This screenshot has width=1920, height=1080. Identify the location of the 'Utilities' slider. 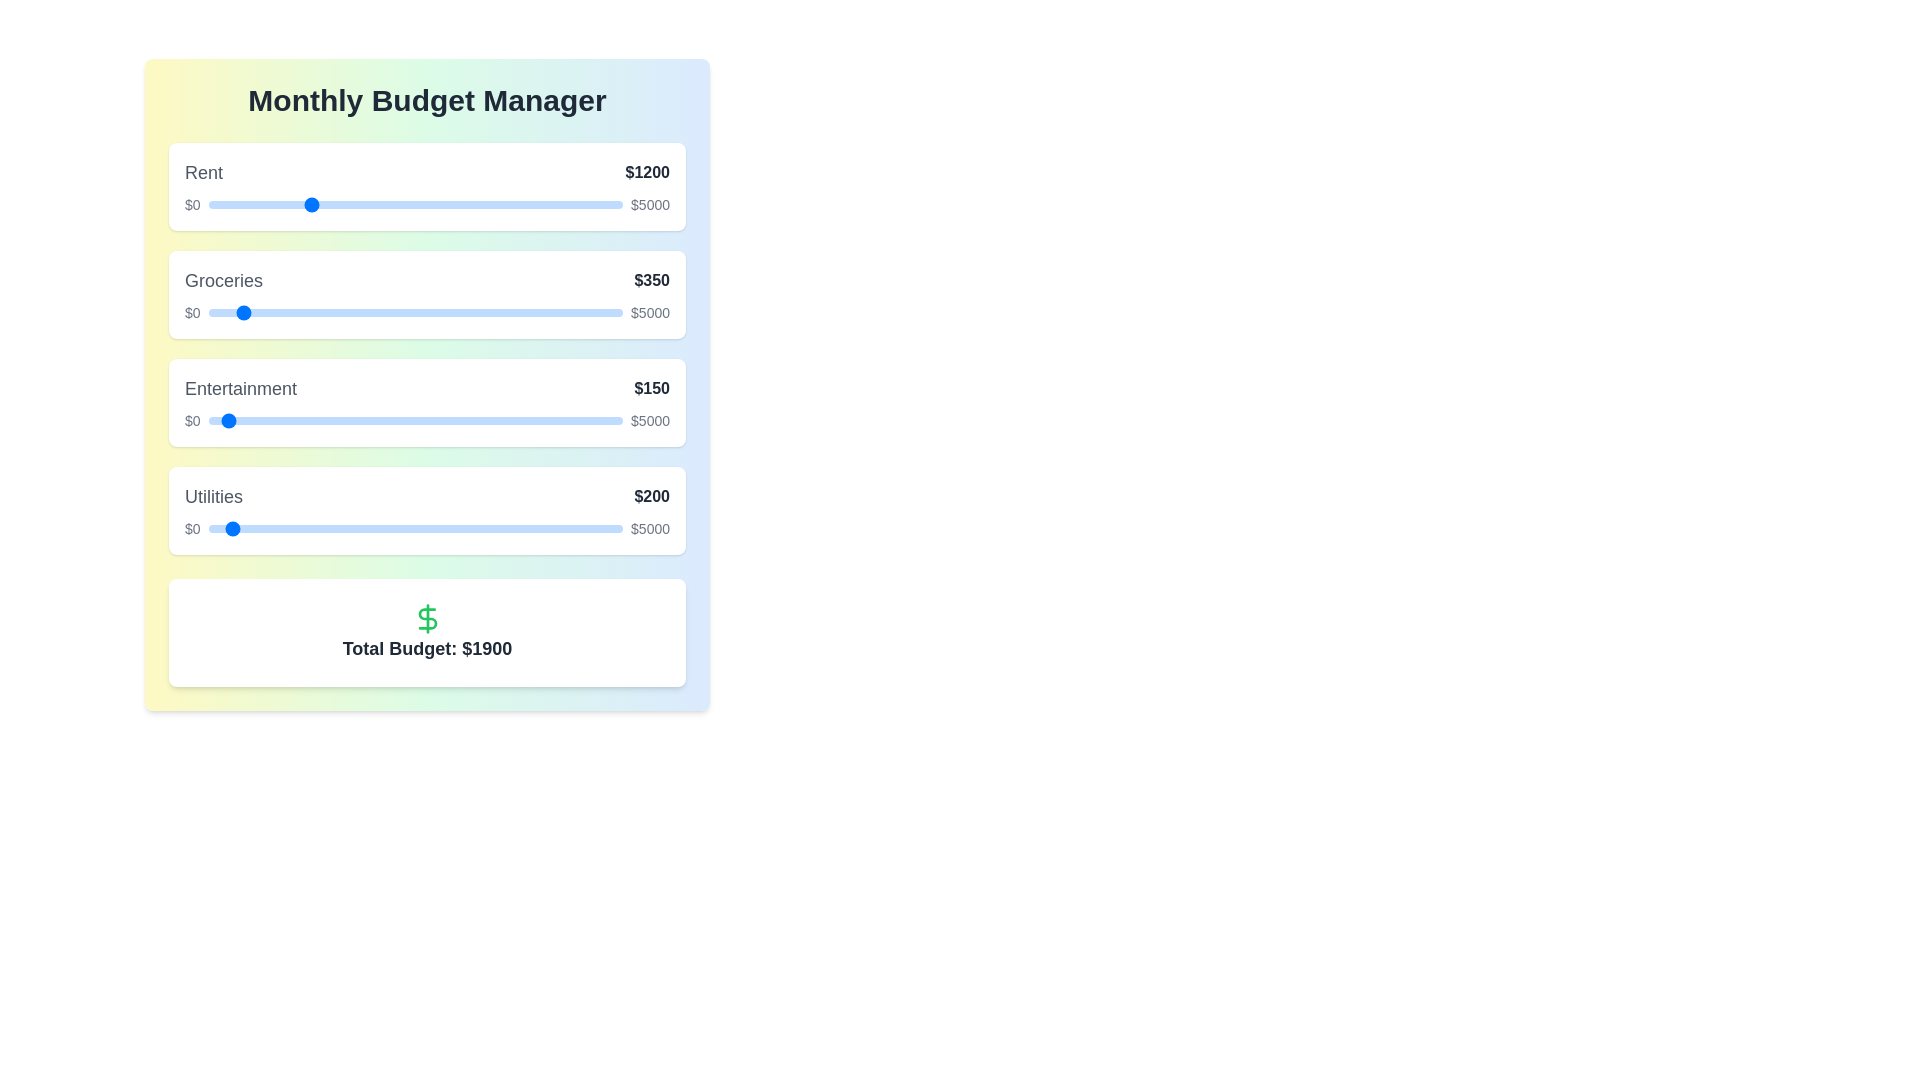
(465, 527).